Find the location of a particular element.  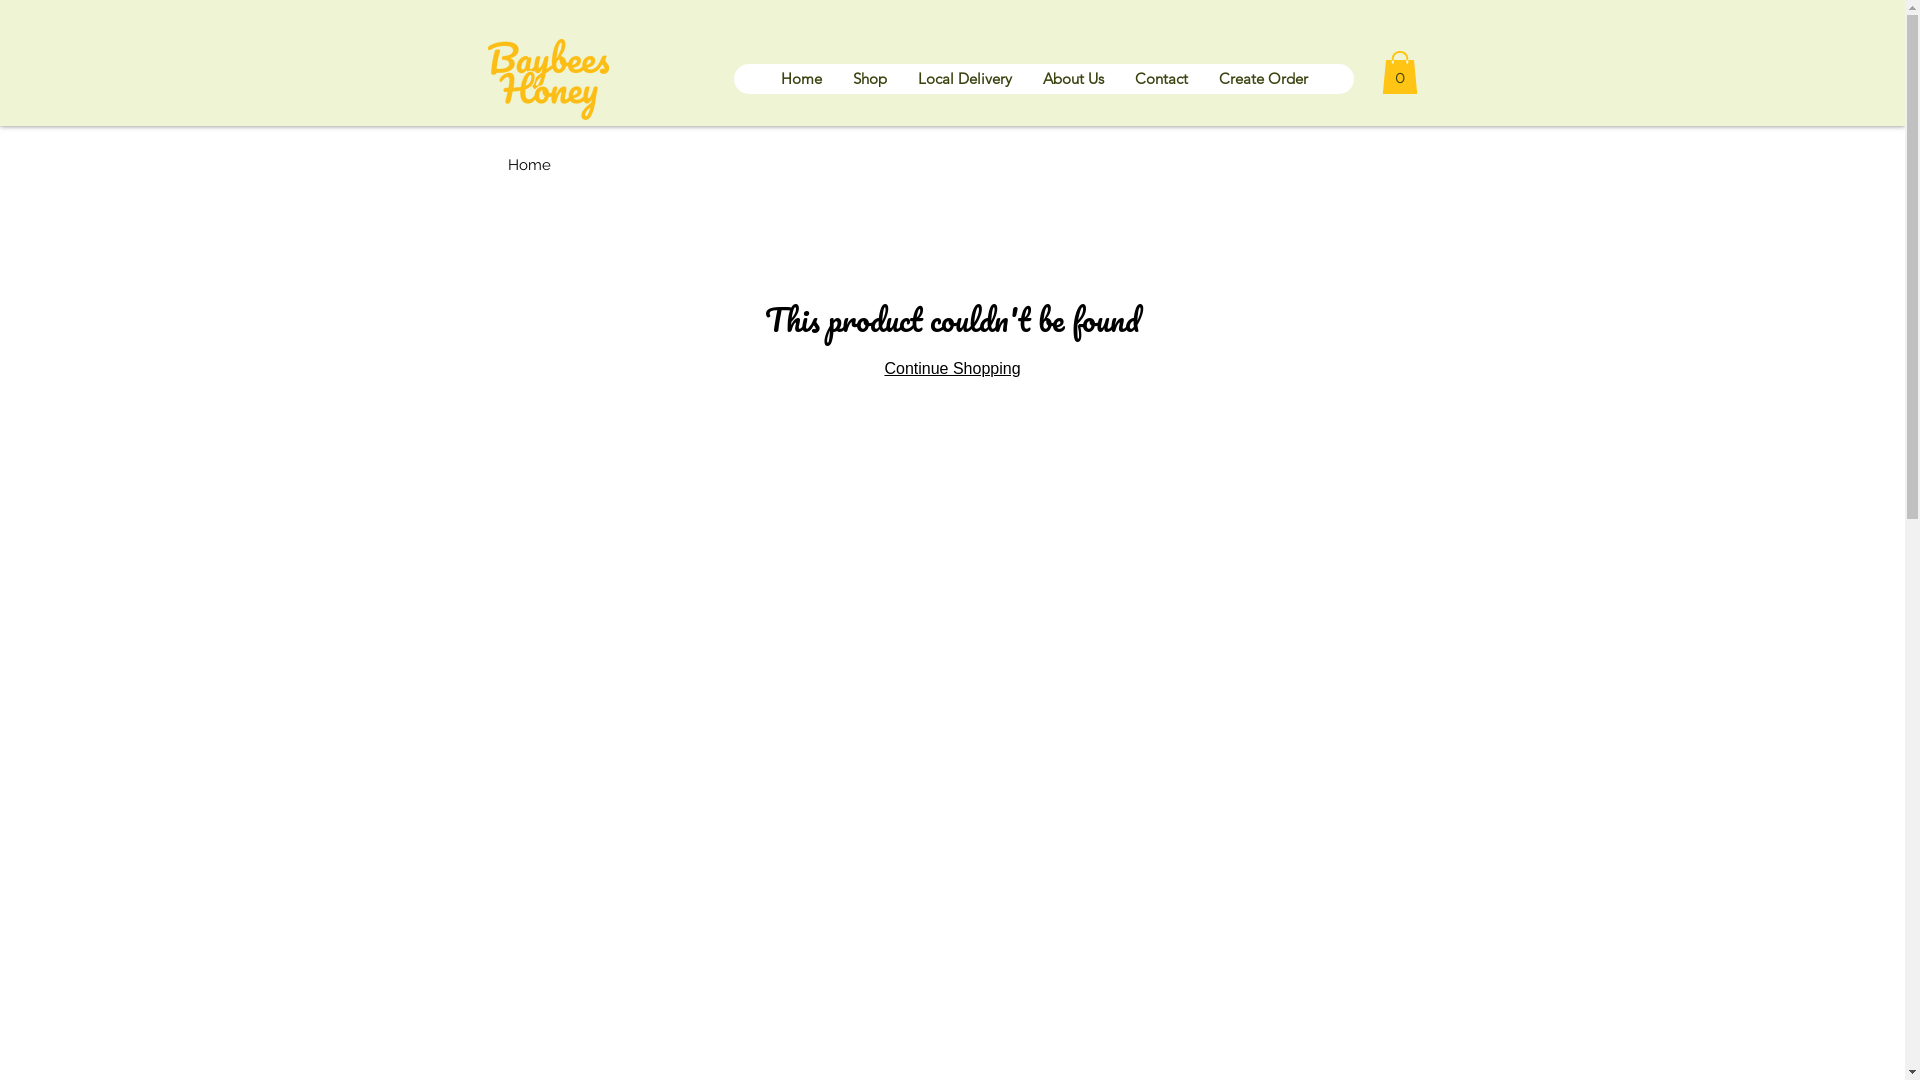

'0' is located at coordinates (1381, 71).